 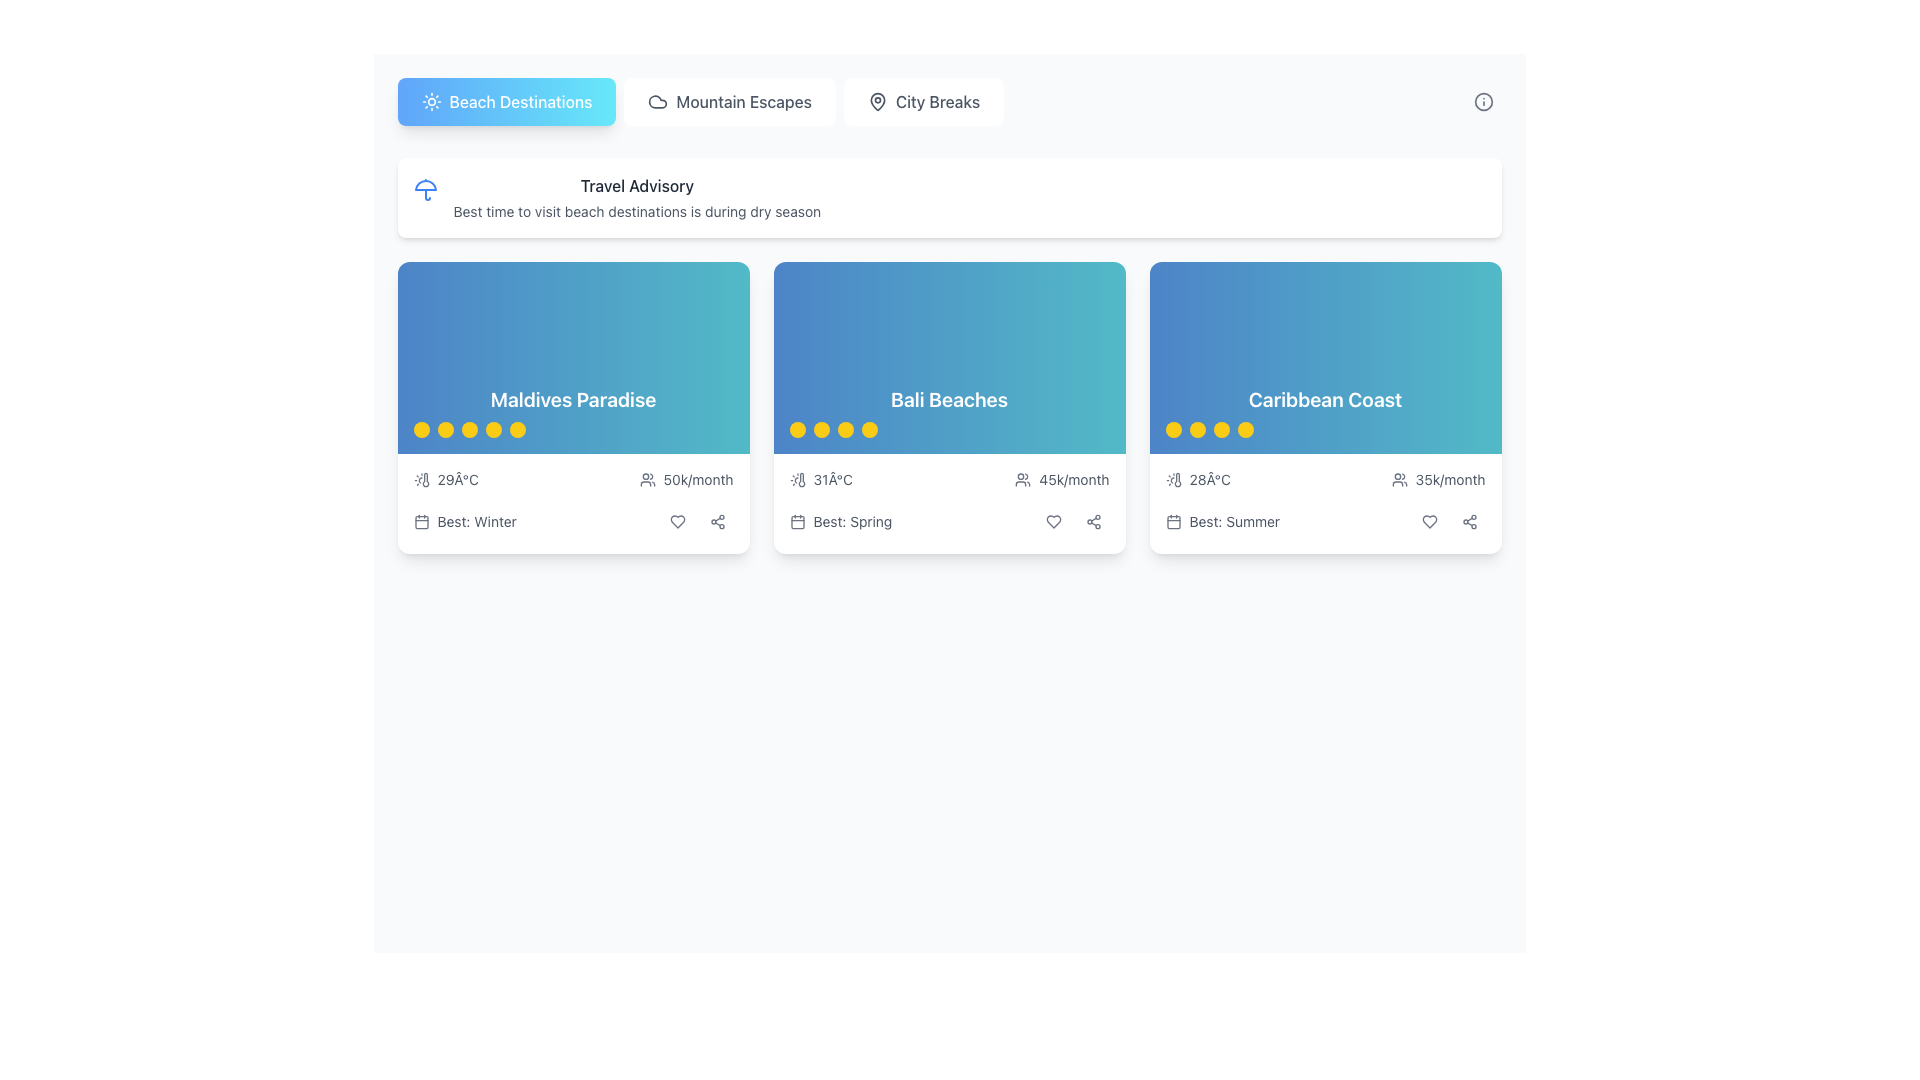 What do you see at coordinates (677, 520) in the screenshot?
I see `the heart icon located in the bottom row of the 'Maldives Paradise' card` at bounding box center [677, 520].